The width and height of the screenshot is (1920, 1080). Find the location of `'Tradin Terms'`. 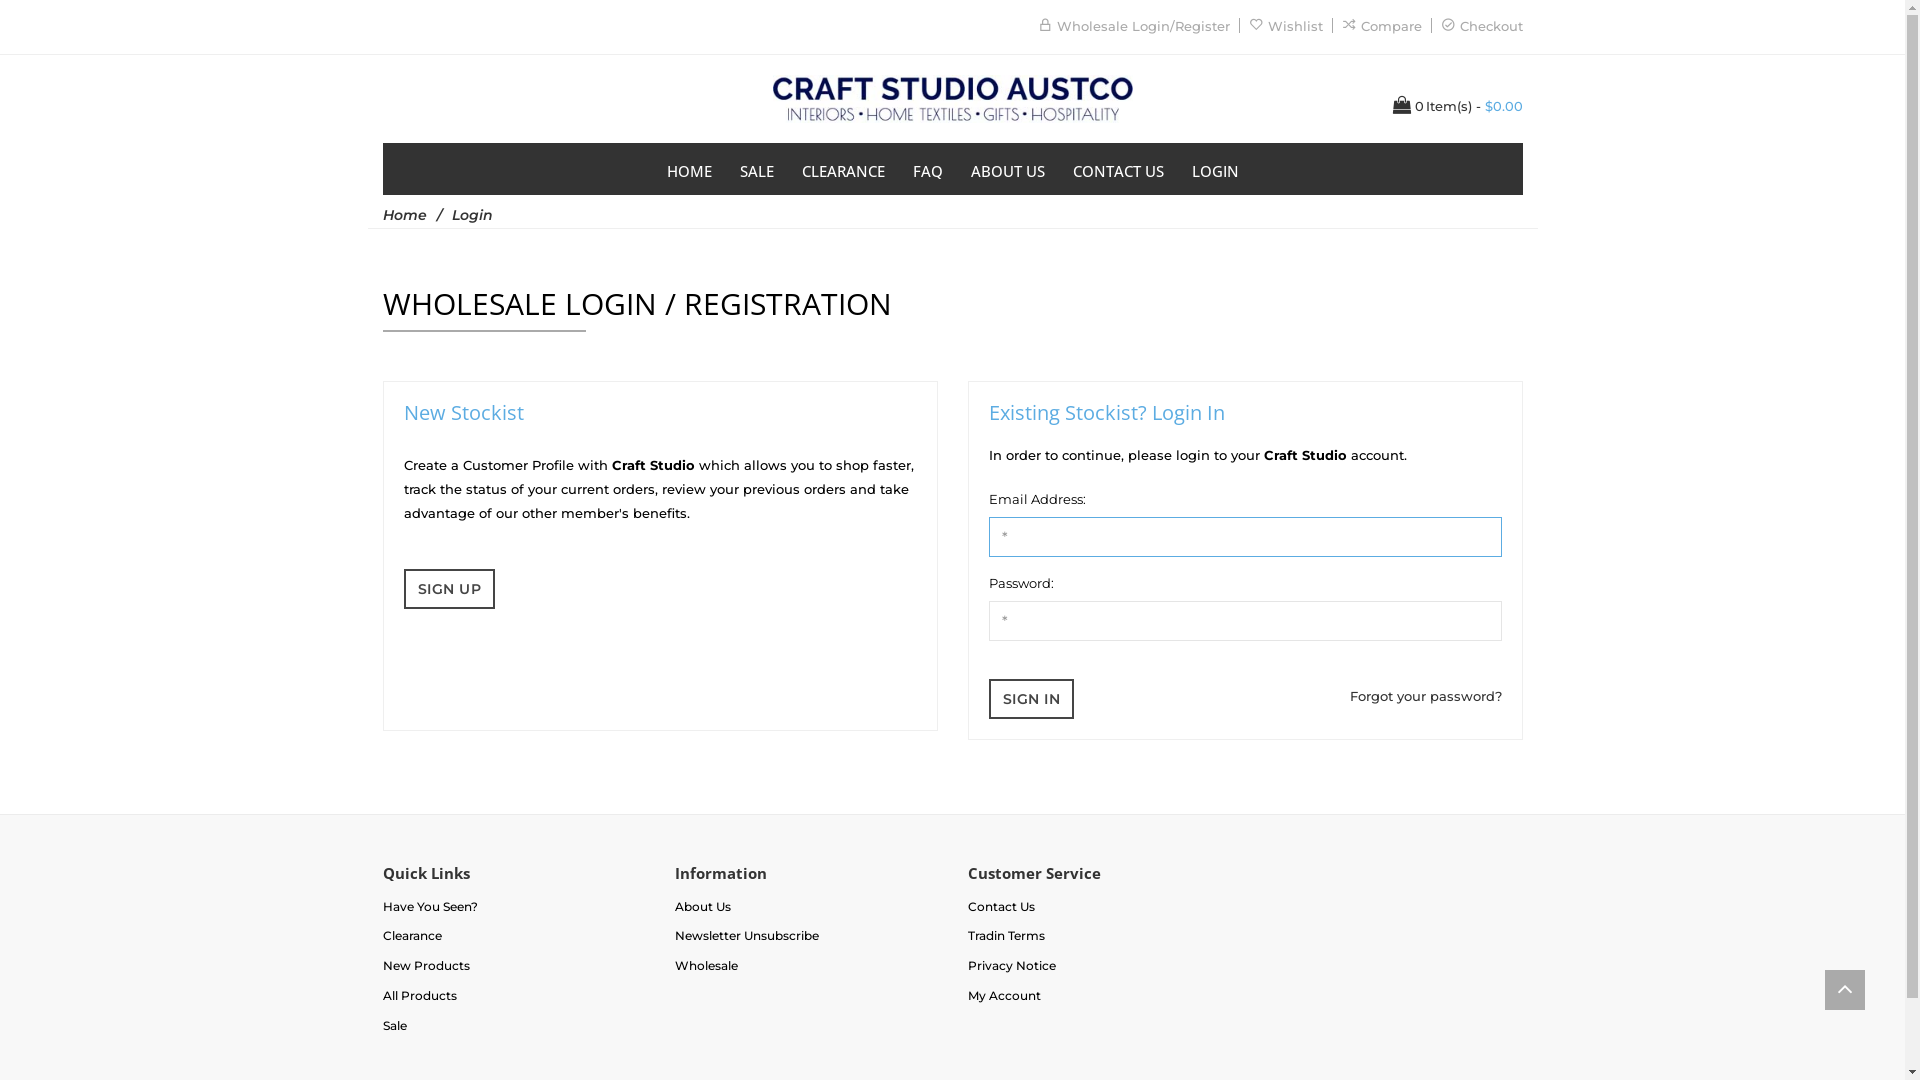

'Tradin Terms' is located at coordinates (968, 935).